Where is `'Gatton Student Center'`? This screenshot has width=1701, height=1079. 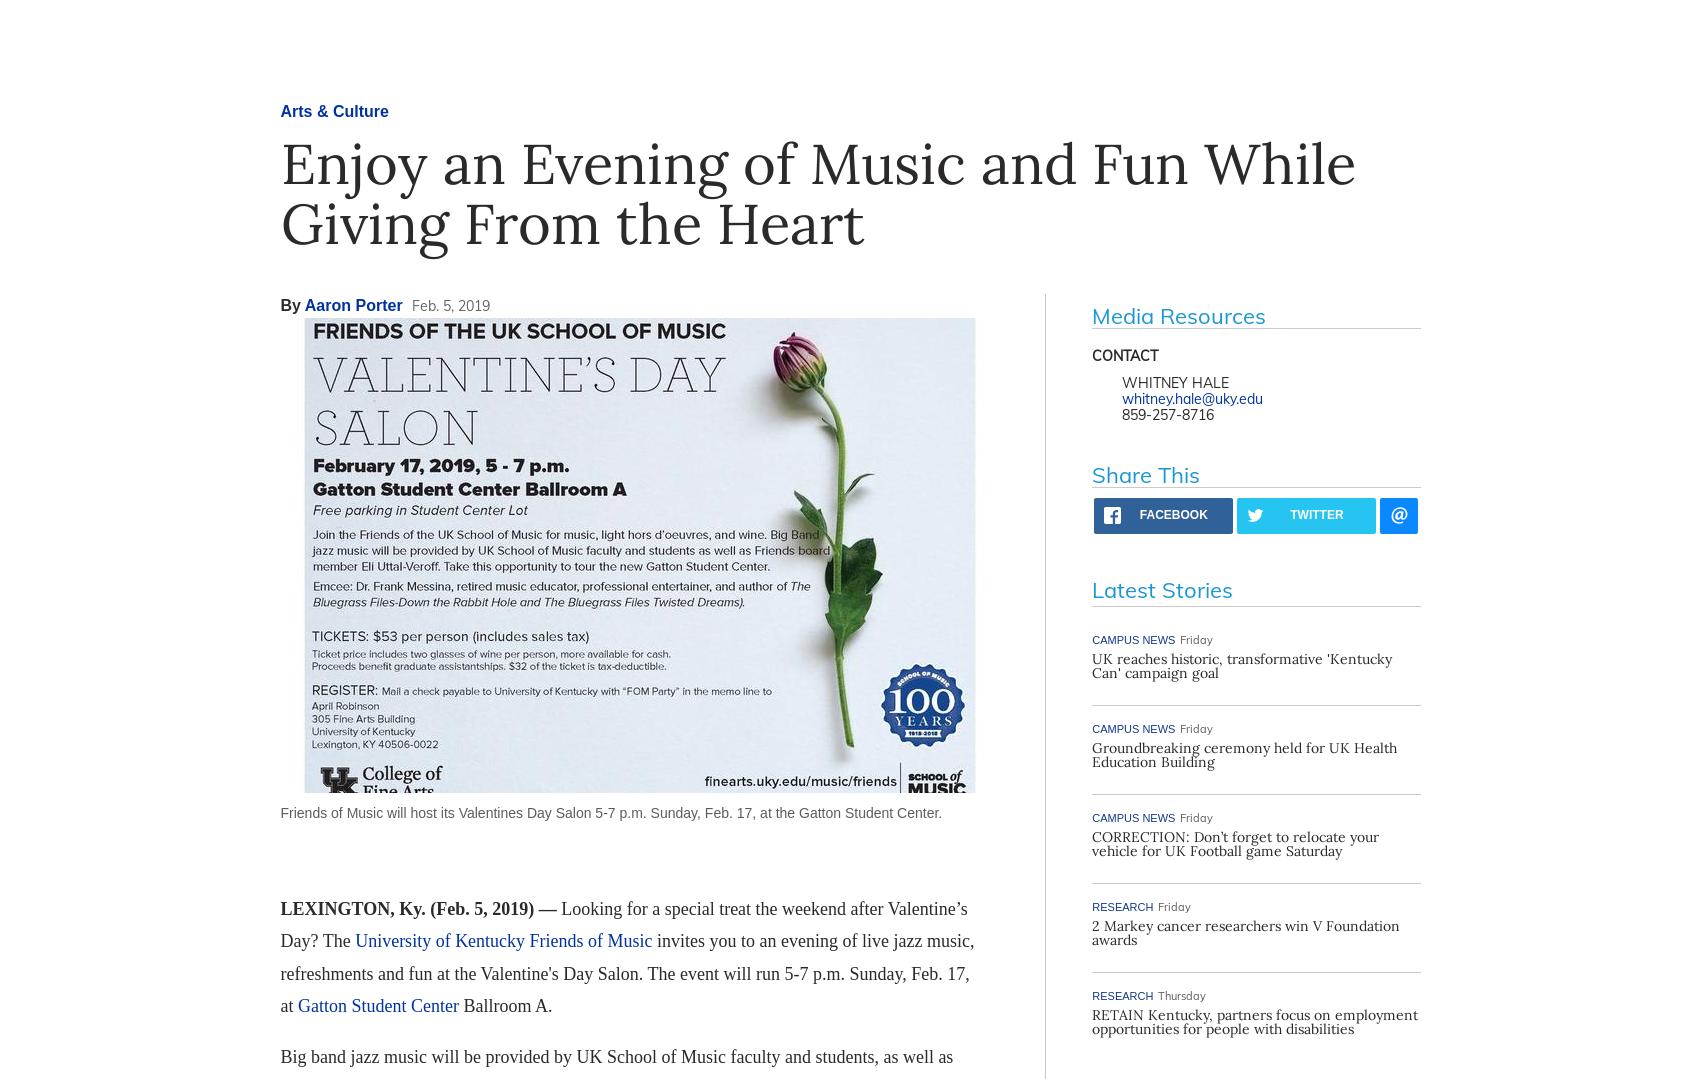 'Gatton Student Center' is located at coordinates (376, 1005).